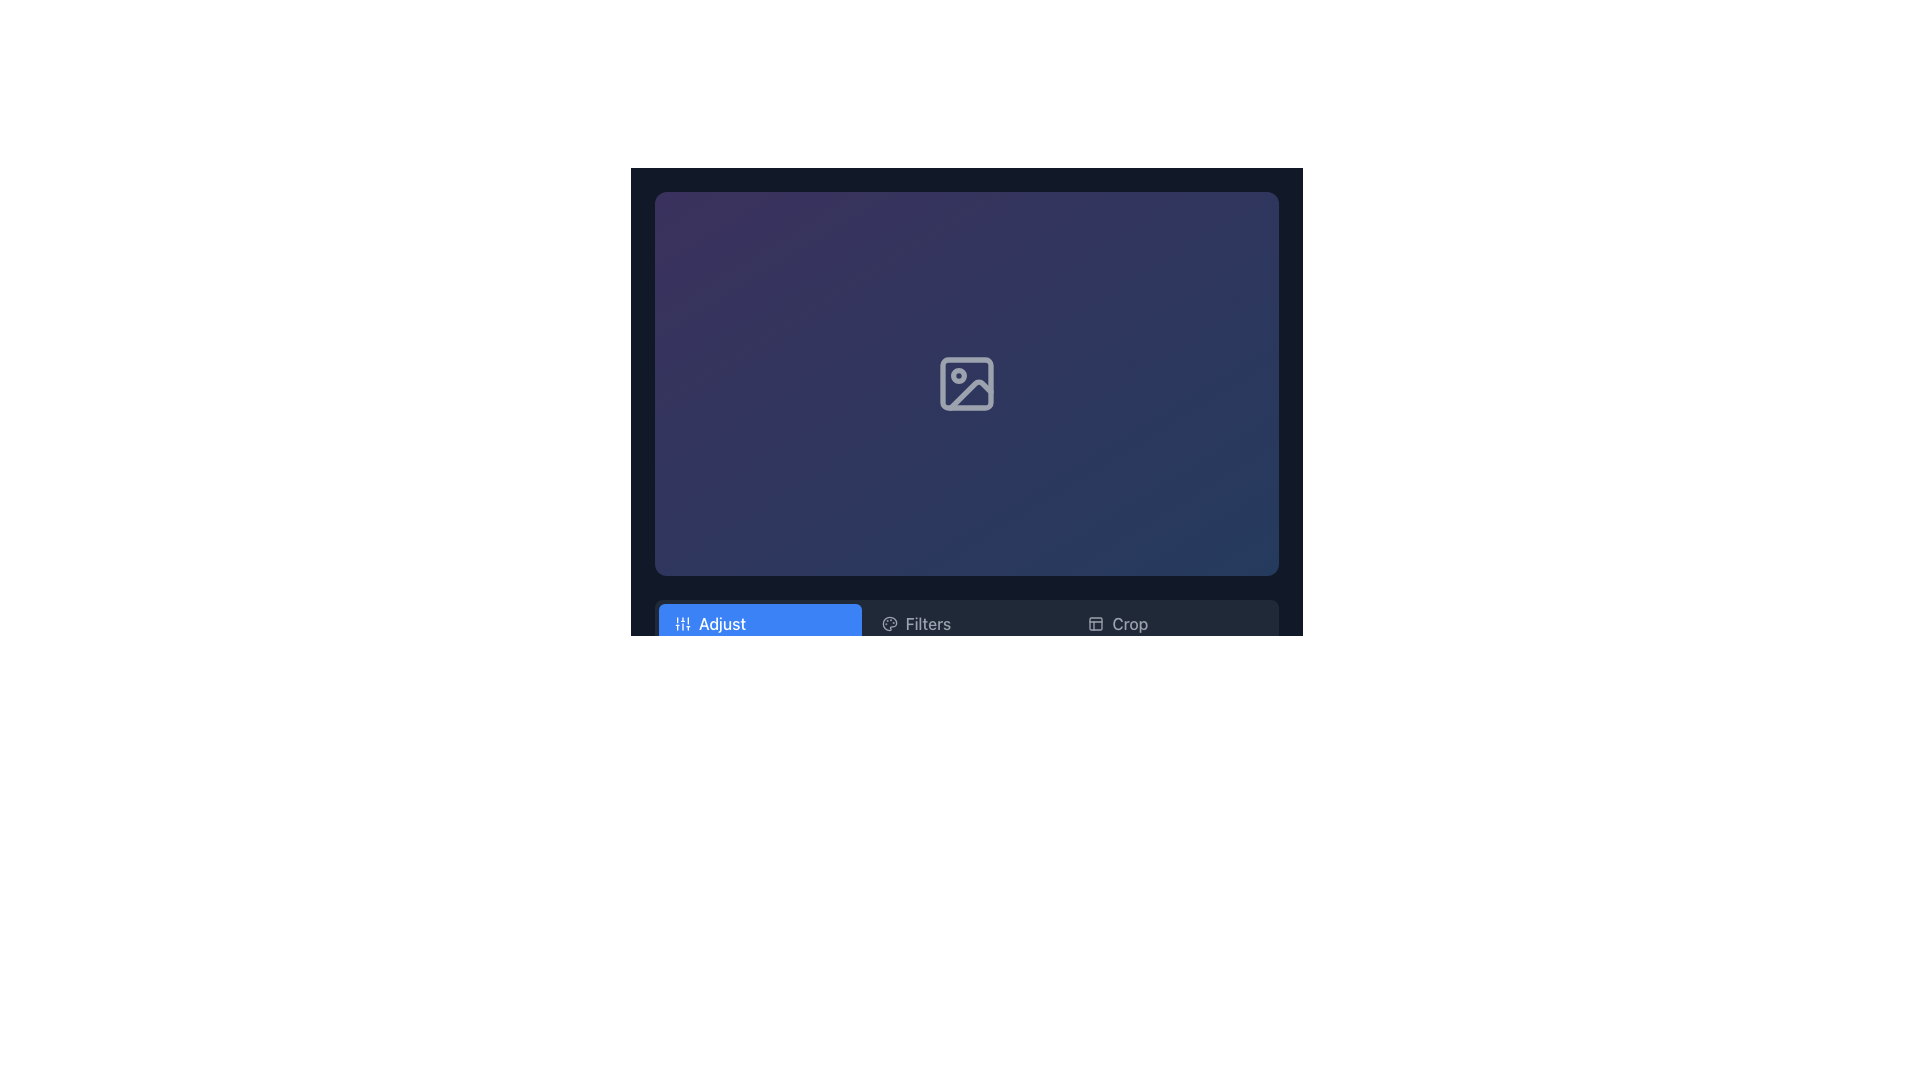 The height and width of the screenshot is (1080, 1920). Describe the element at coordinates (682, 623) in the screenshot. I see `the vertical sliders icon located to the left of the 'Adjust' button at the bottom left of the interface` at that location.